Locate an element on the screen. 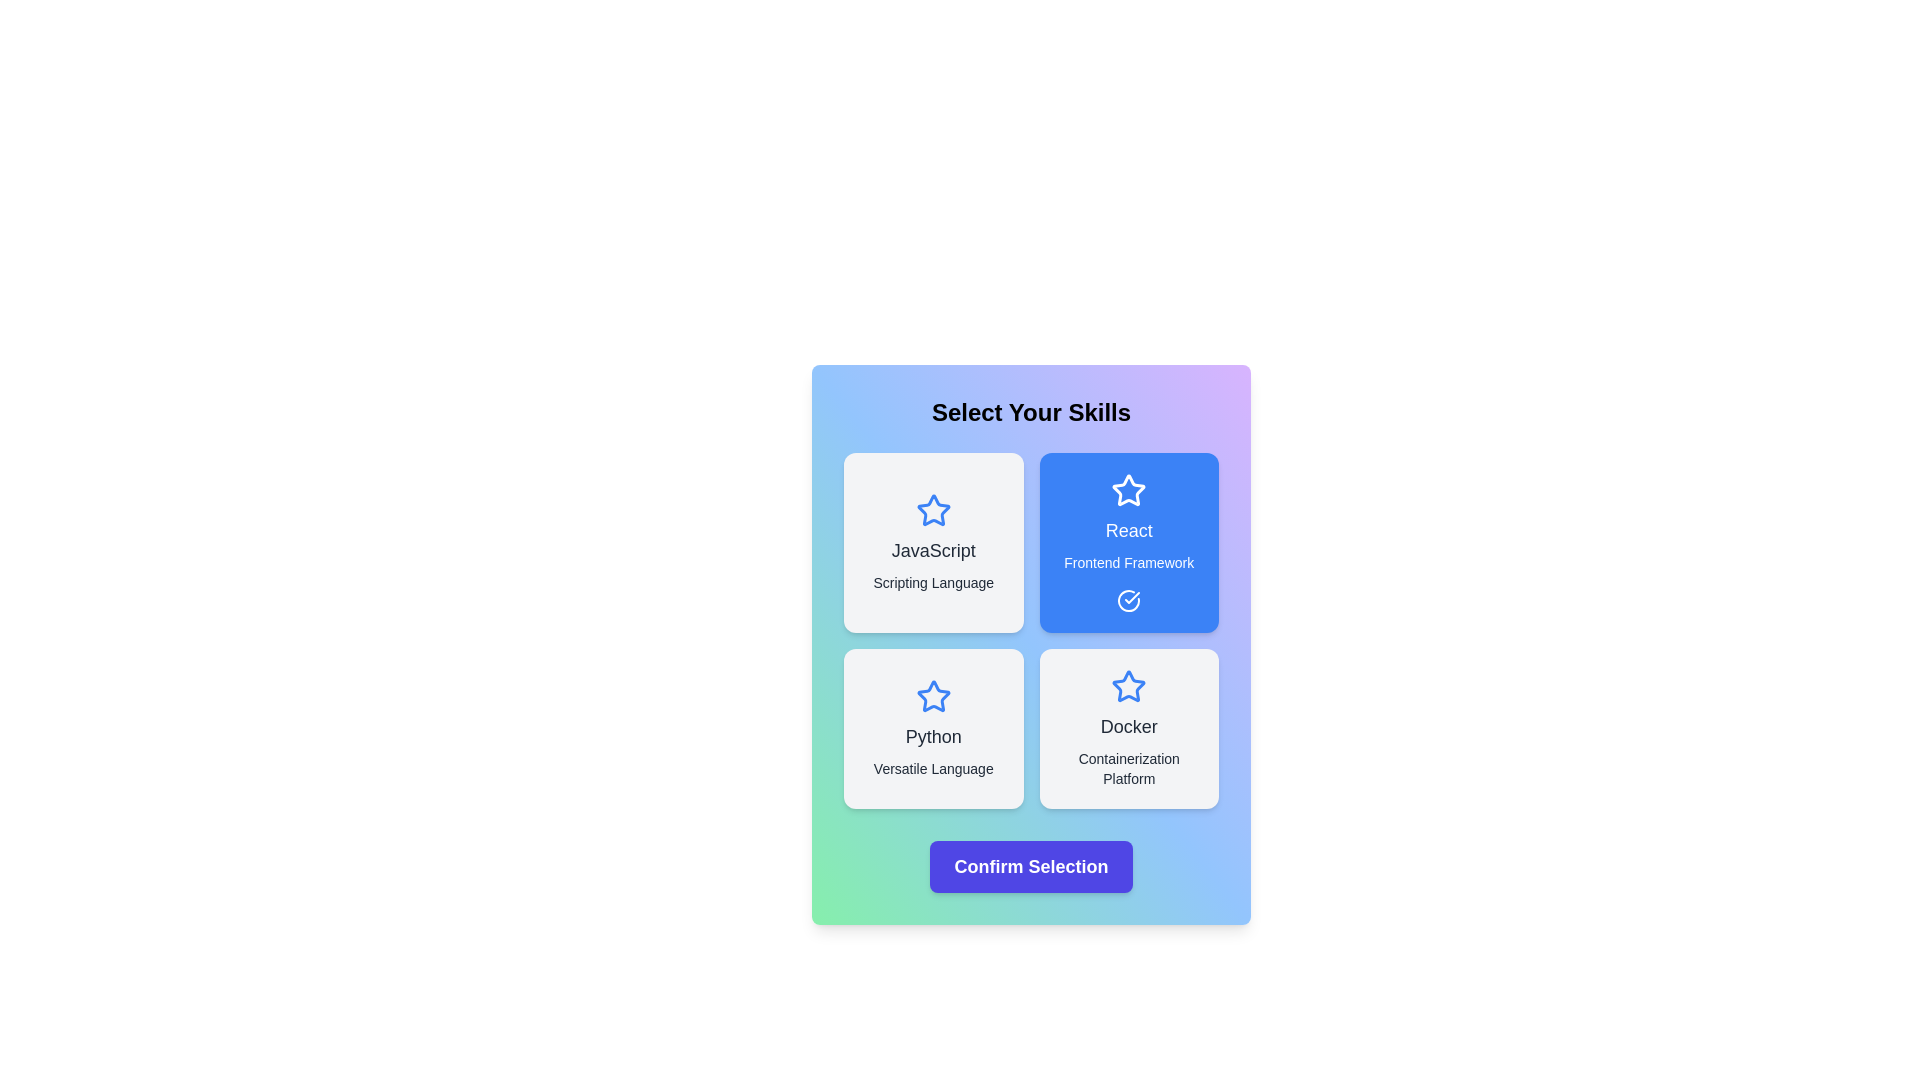 The height and width of the screenshot is (1080, 1920). the skill card labeled JavaScript is located at coordinates (932, 543).